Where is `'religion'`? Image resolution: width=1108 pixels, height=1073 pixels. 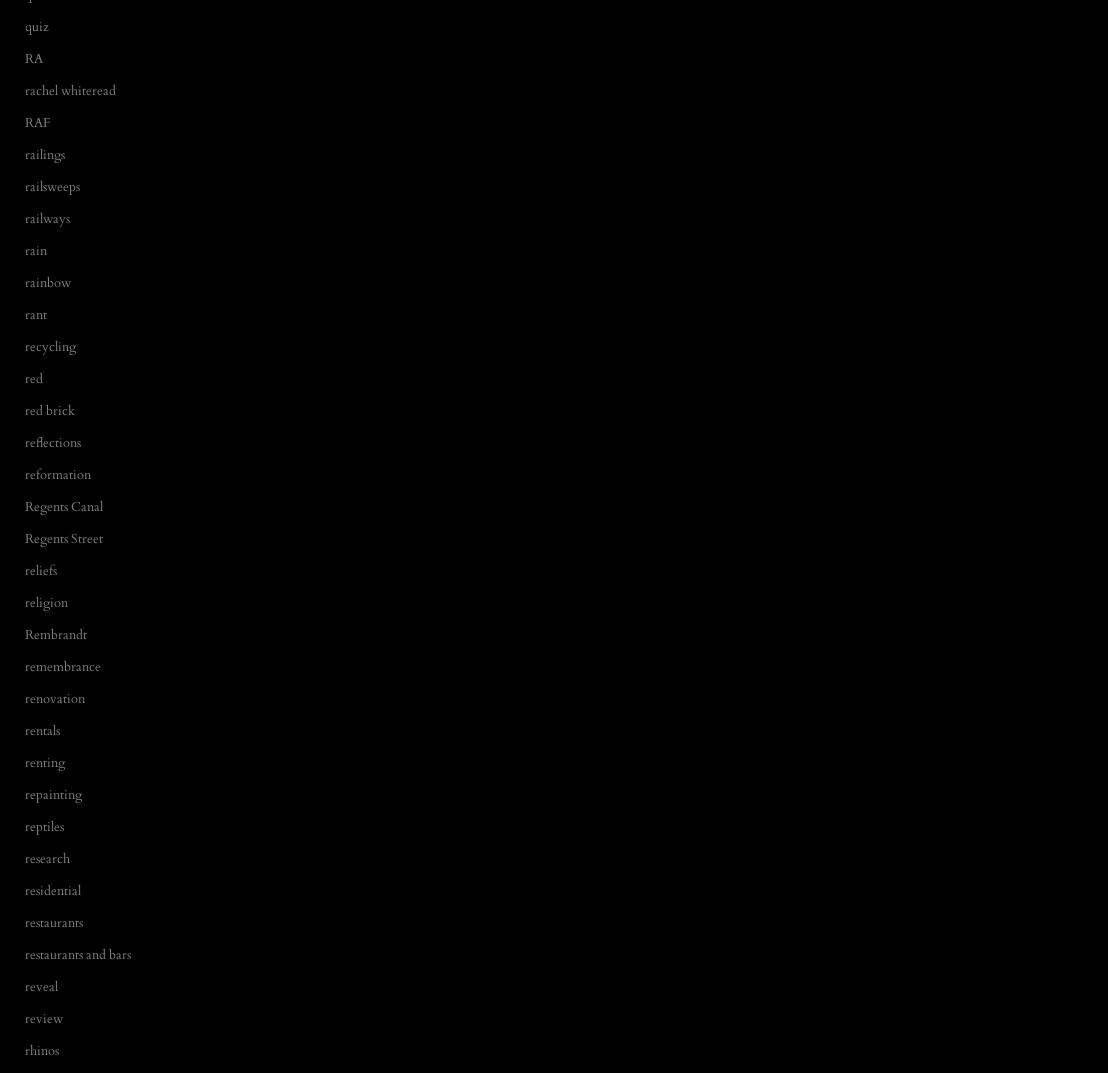
'religion' is located at coordinates (25, 600).